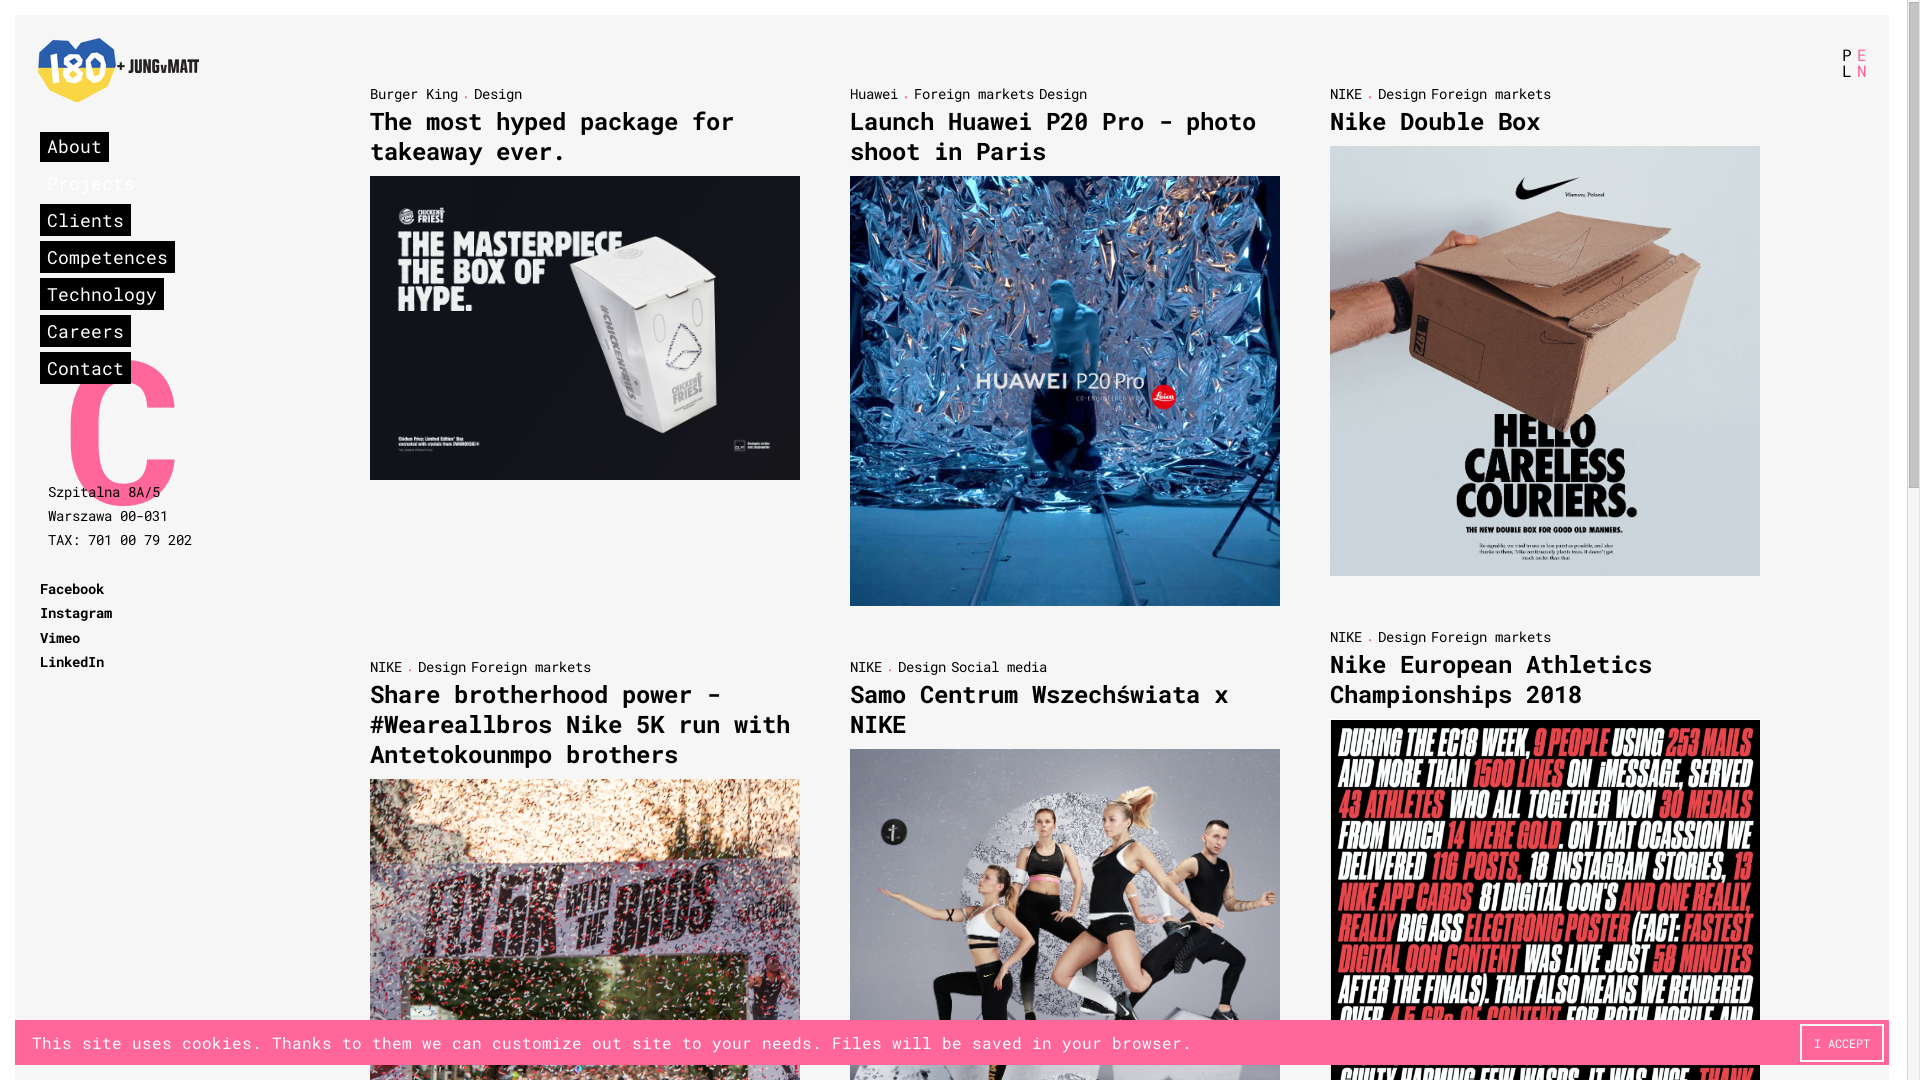 The height and width of the screenshot is (1080, 1920). Describe the element at coordinates (498, 95) in the screenshot. I see `'Design'` at that location.